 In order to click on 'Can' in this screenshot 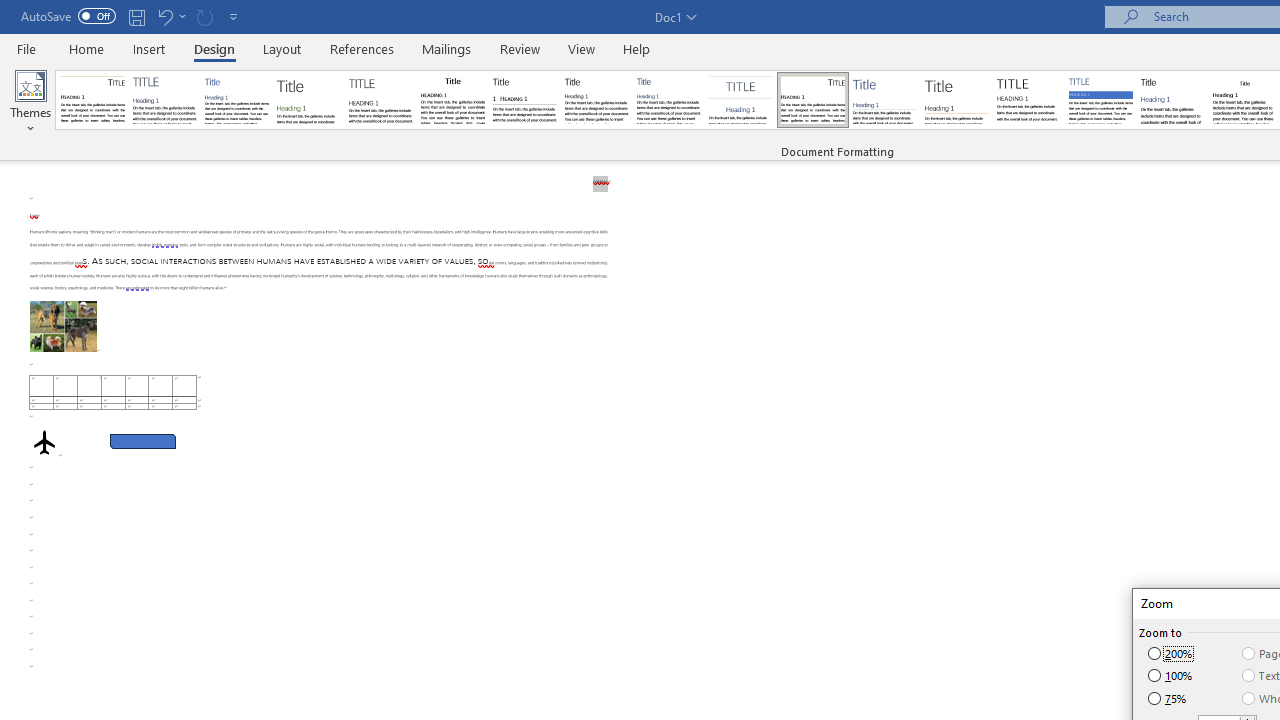, I will do `click(204, 16)`.